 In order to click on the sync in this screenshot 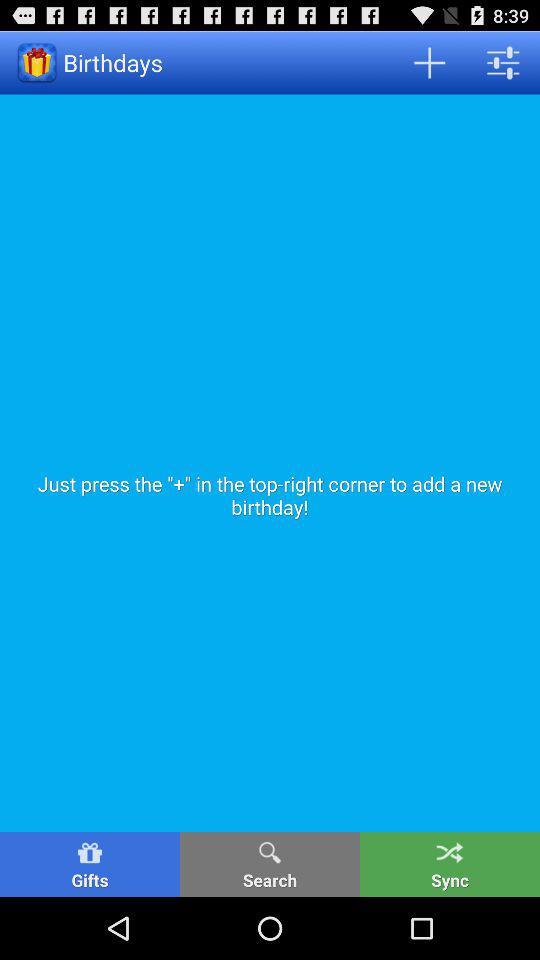, I will do `click(449, 863)`.